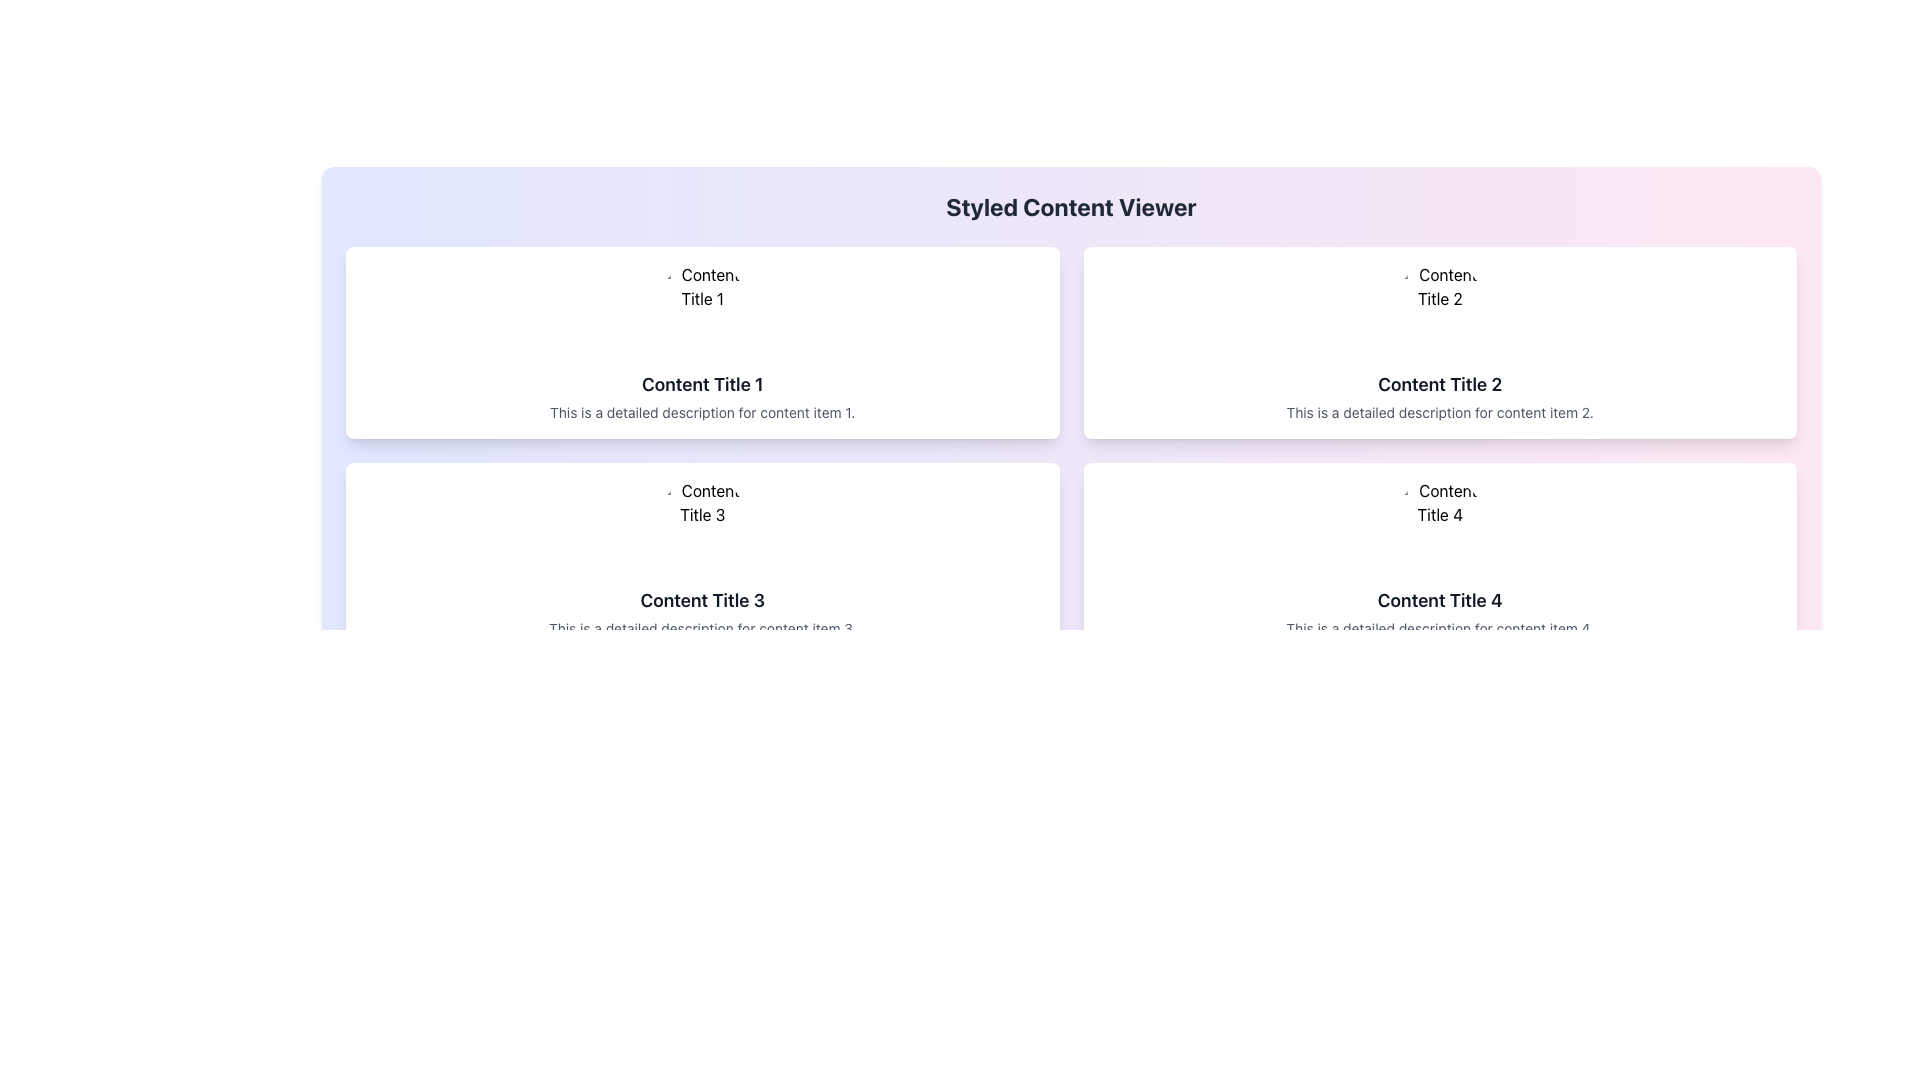  Describe the element at coordinates (702, 559) in the screenshot. I see `the card component with the title 'Content Title 3', which has a white background, rounded corners, and is located in the second row, first column of a grid layout` at that location.